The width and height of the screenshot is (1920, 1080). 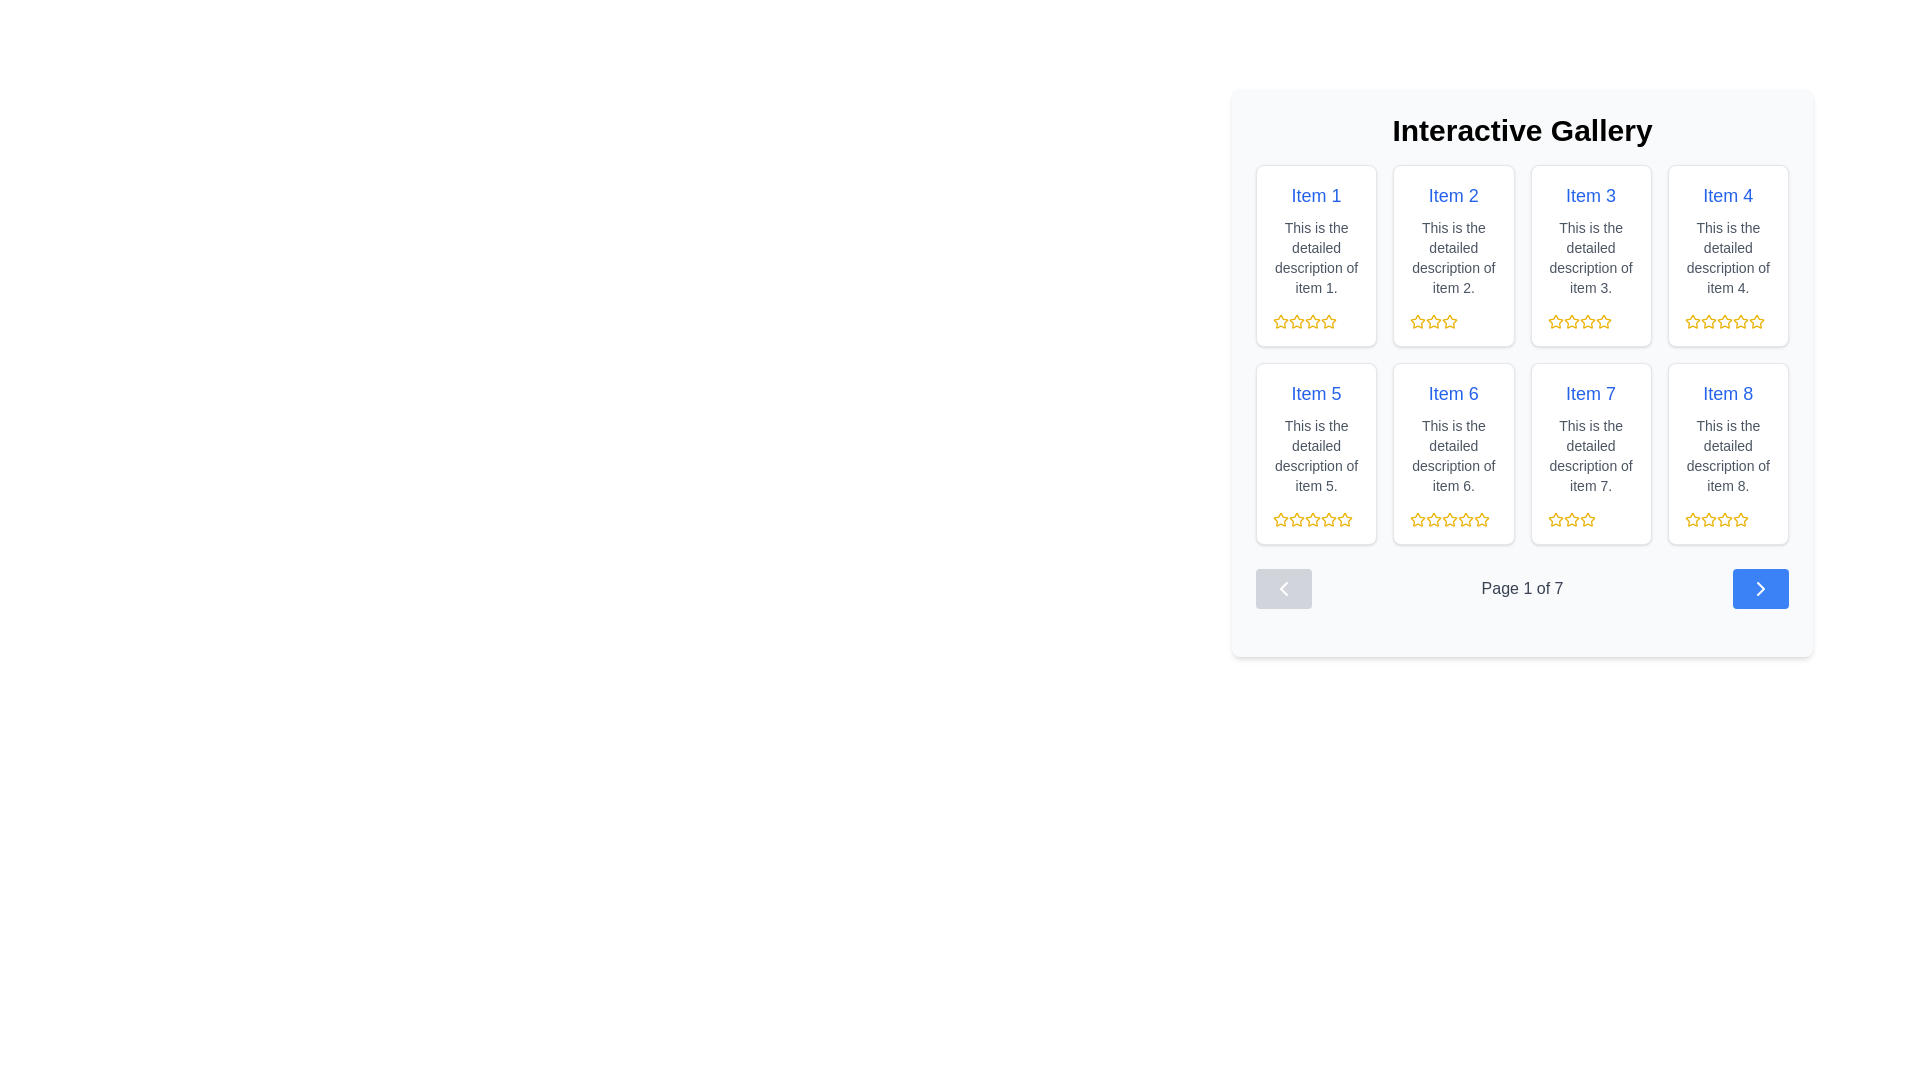 What do you see at coordinates (1554, 320) in the screenshot?
I see `the yellow star-shaped rating icon located below the text 'Item 3' to provide a rating` at bounding box center [1554, 320].